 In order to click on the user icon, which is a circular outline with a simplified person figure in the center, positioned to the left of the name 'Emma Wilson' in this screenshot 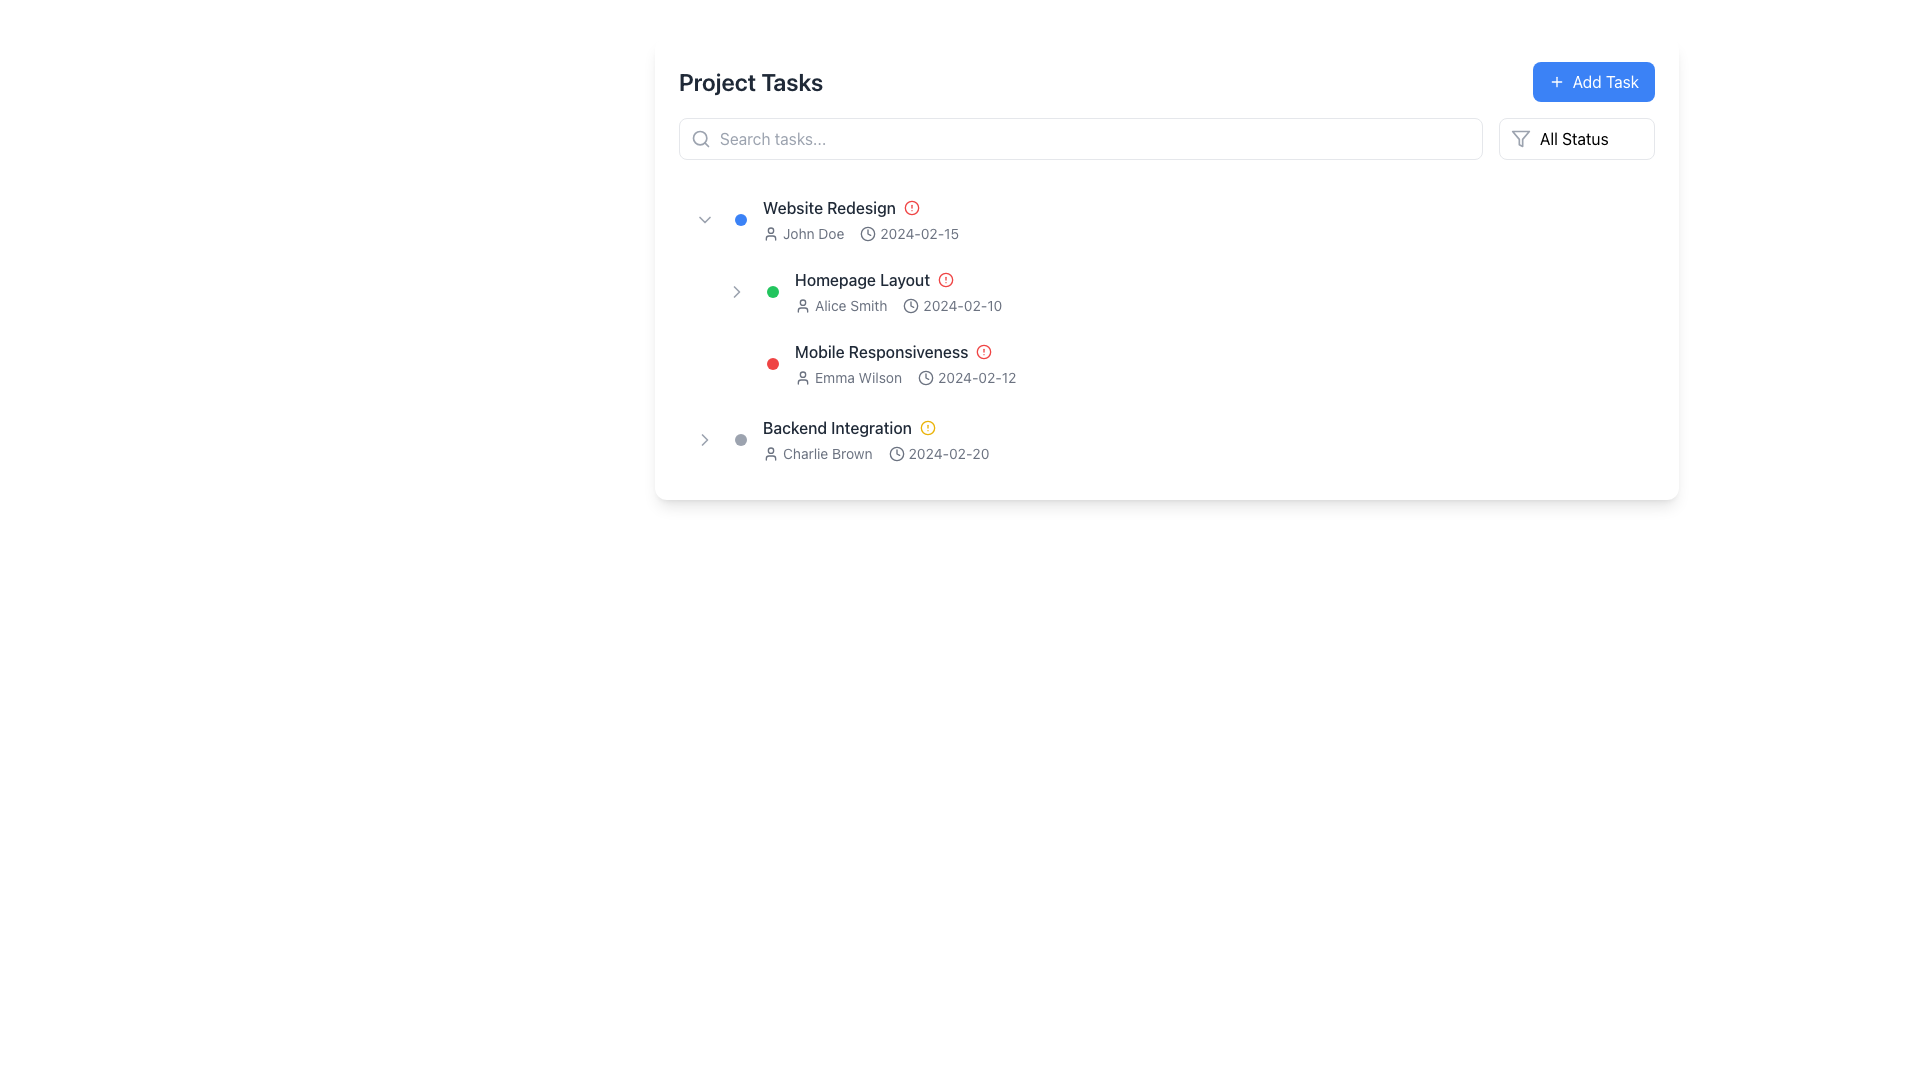, I will do `click(802, 378)`.